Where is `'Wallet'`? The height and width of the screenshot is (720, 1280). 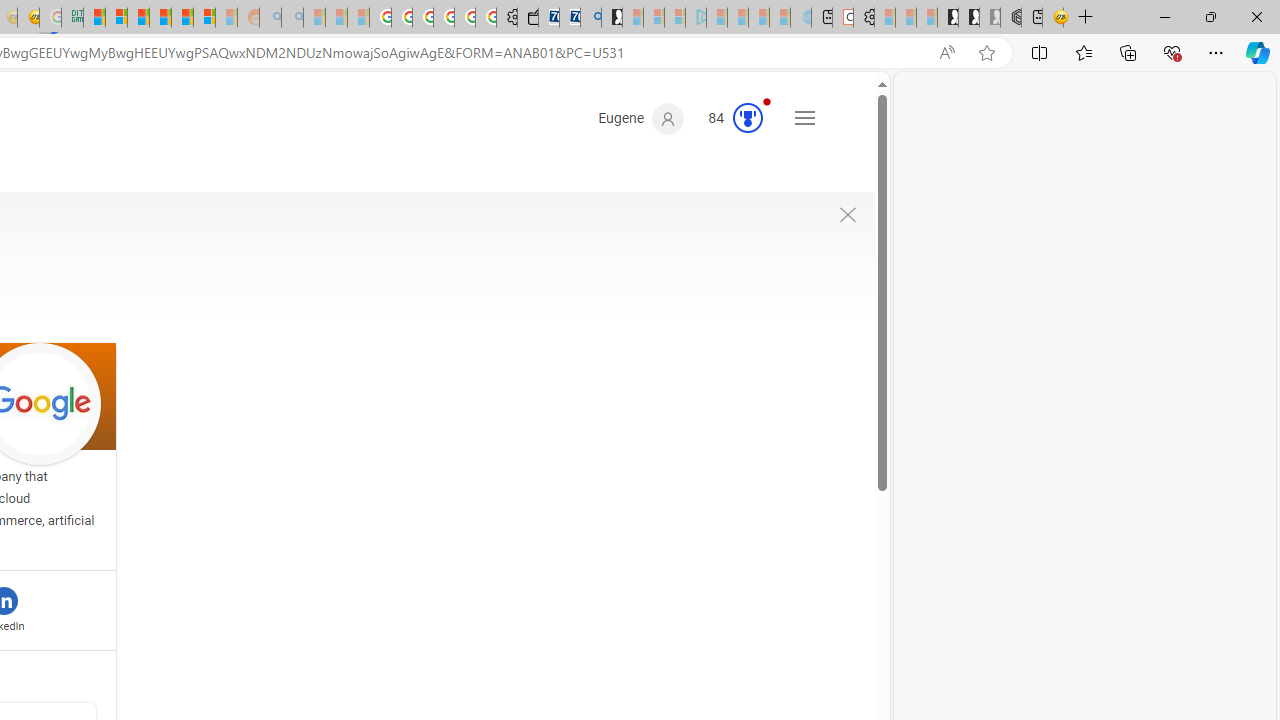
'Wallet' is located at coordinates (528, 17).